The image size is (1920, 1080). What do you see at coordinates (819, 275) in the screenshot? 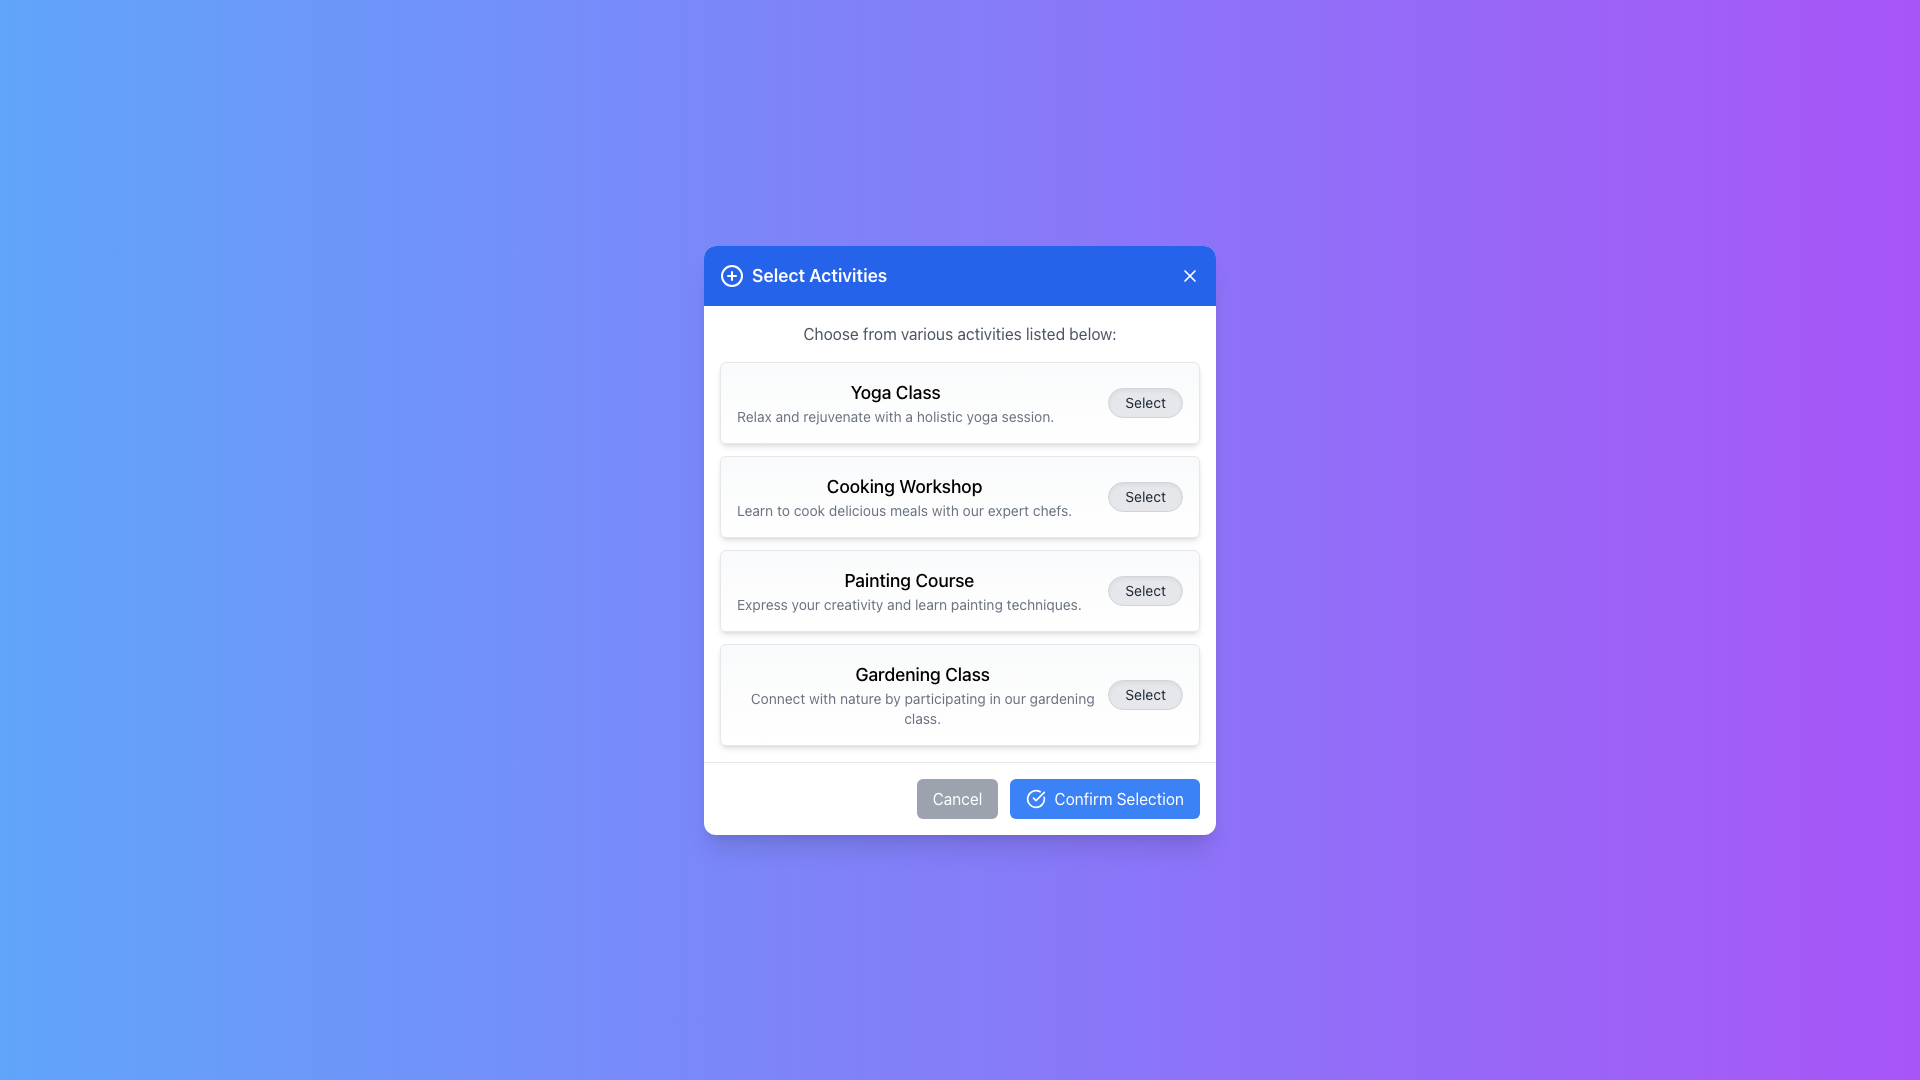
I see `the Static Text Label that serves as a heading for the modal dialog, which is located near the top center, adjacent to a circular plus icon and a close button` at bounding box center [819, 275].